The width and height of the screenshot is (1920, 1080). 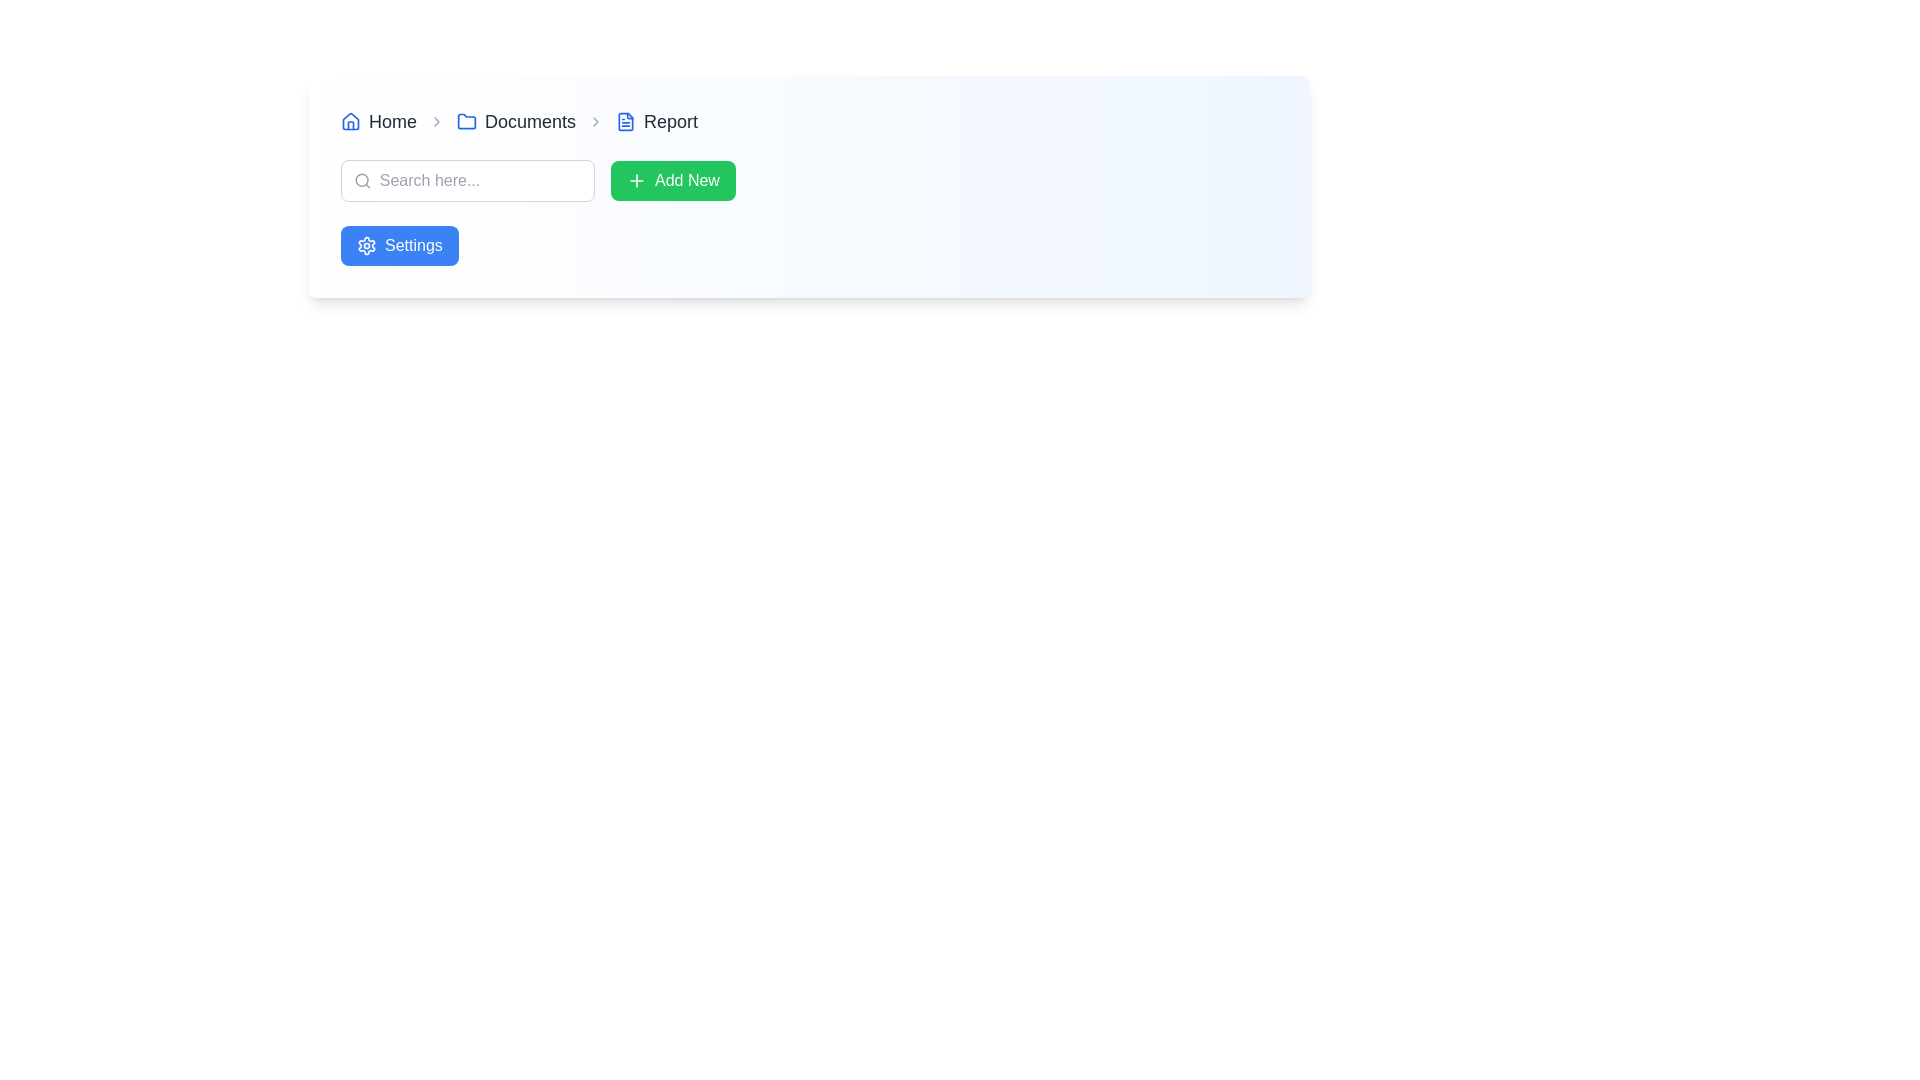 I want to click on the Text label located in the navigation bar at the top-left, which indicates the current page or links to the home section, situated between a house icon and a folder icon labeled 'Documents', so click(x=393, y=122).